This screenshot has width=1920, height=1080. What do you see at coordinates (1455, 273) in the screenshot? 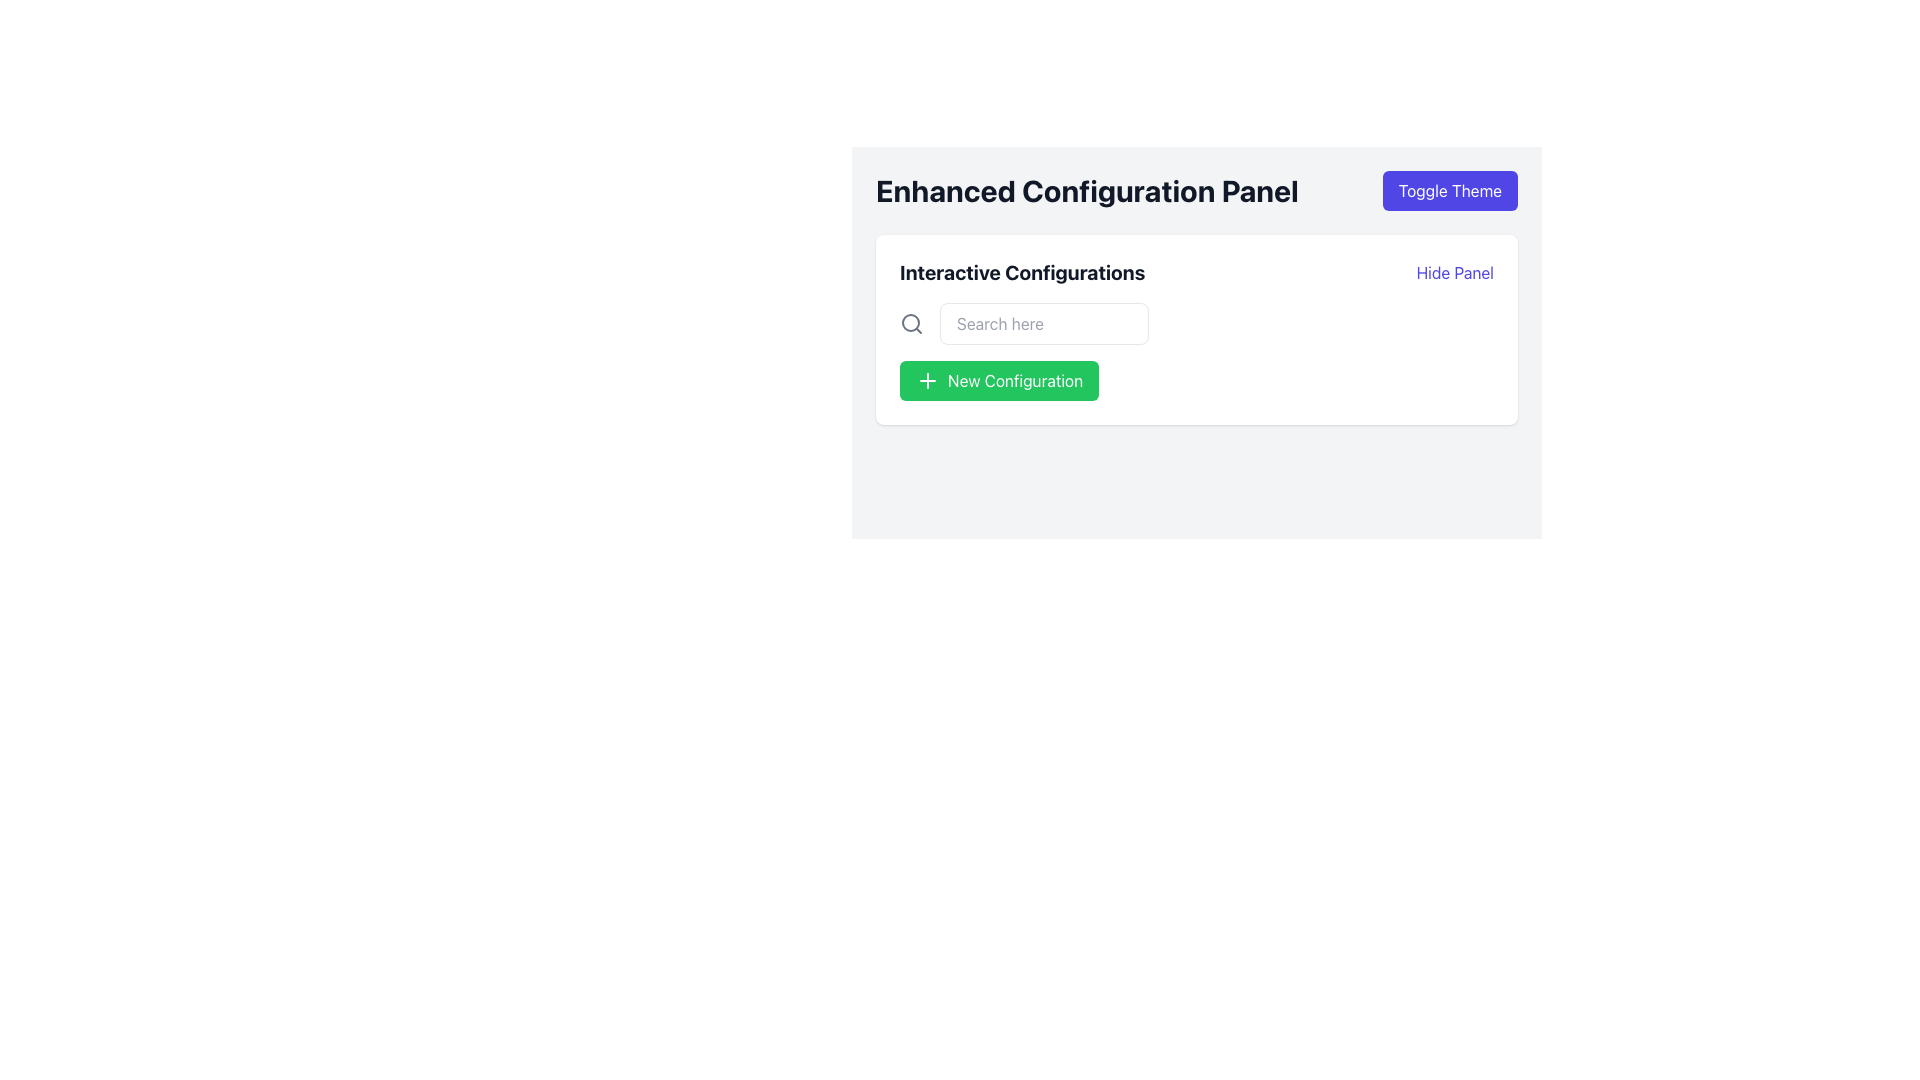
I see `the 'Hide Panel' text link located in the upper-right corner of the 'Interactive Configurations' section to hide the panel` at bounding box center [1455, 273].